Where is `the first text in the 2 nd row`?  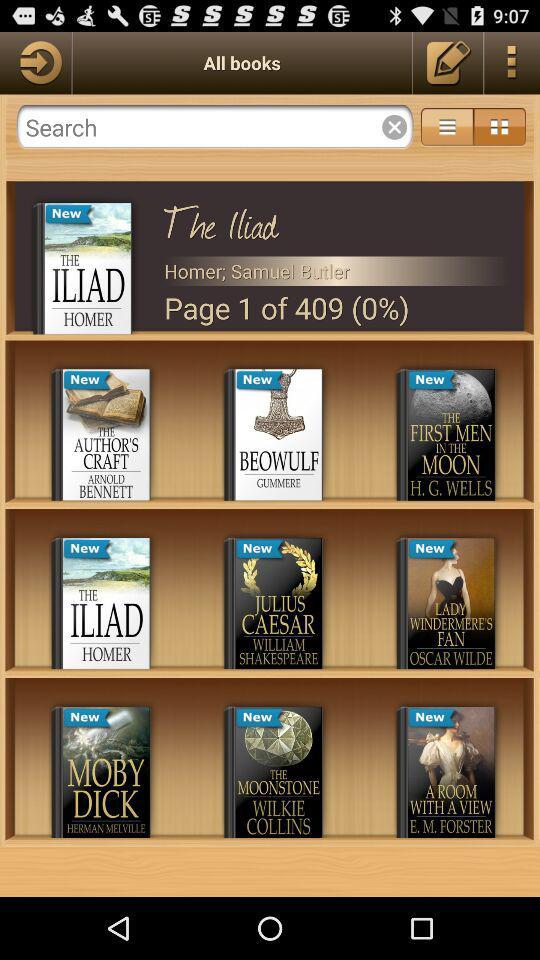
the first text in the 2 nd row is located at coordinates (87, 550).